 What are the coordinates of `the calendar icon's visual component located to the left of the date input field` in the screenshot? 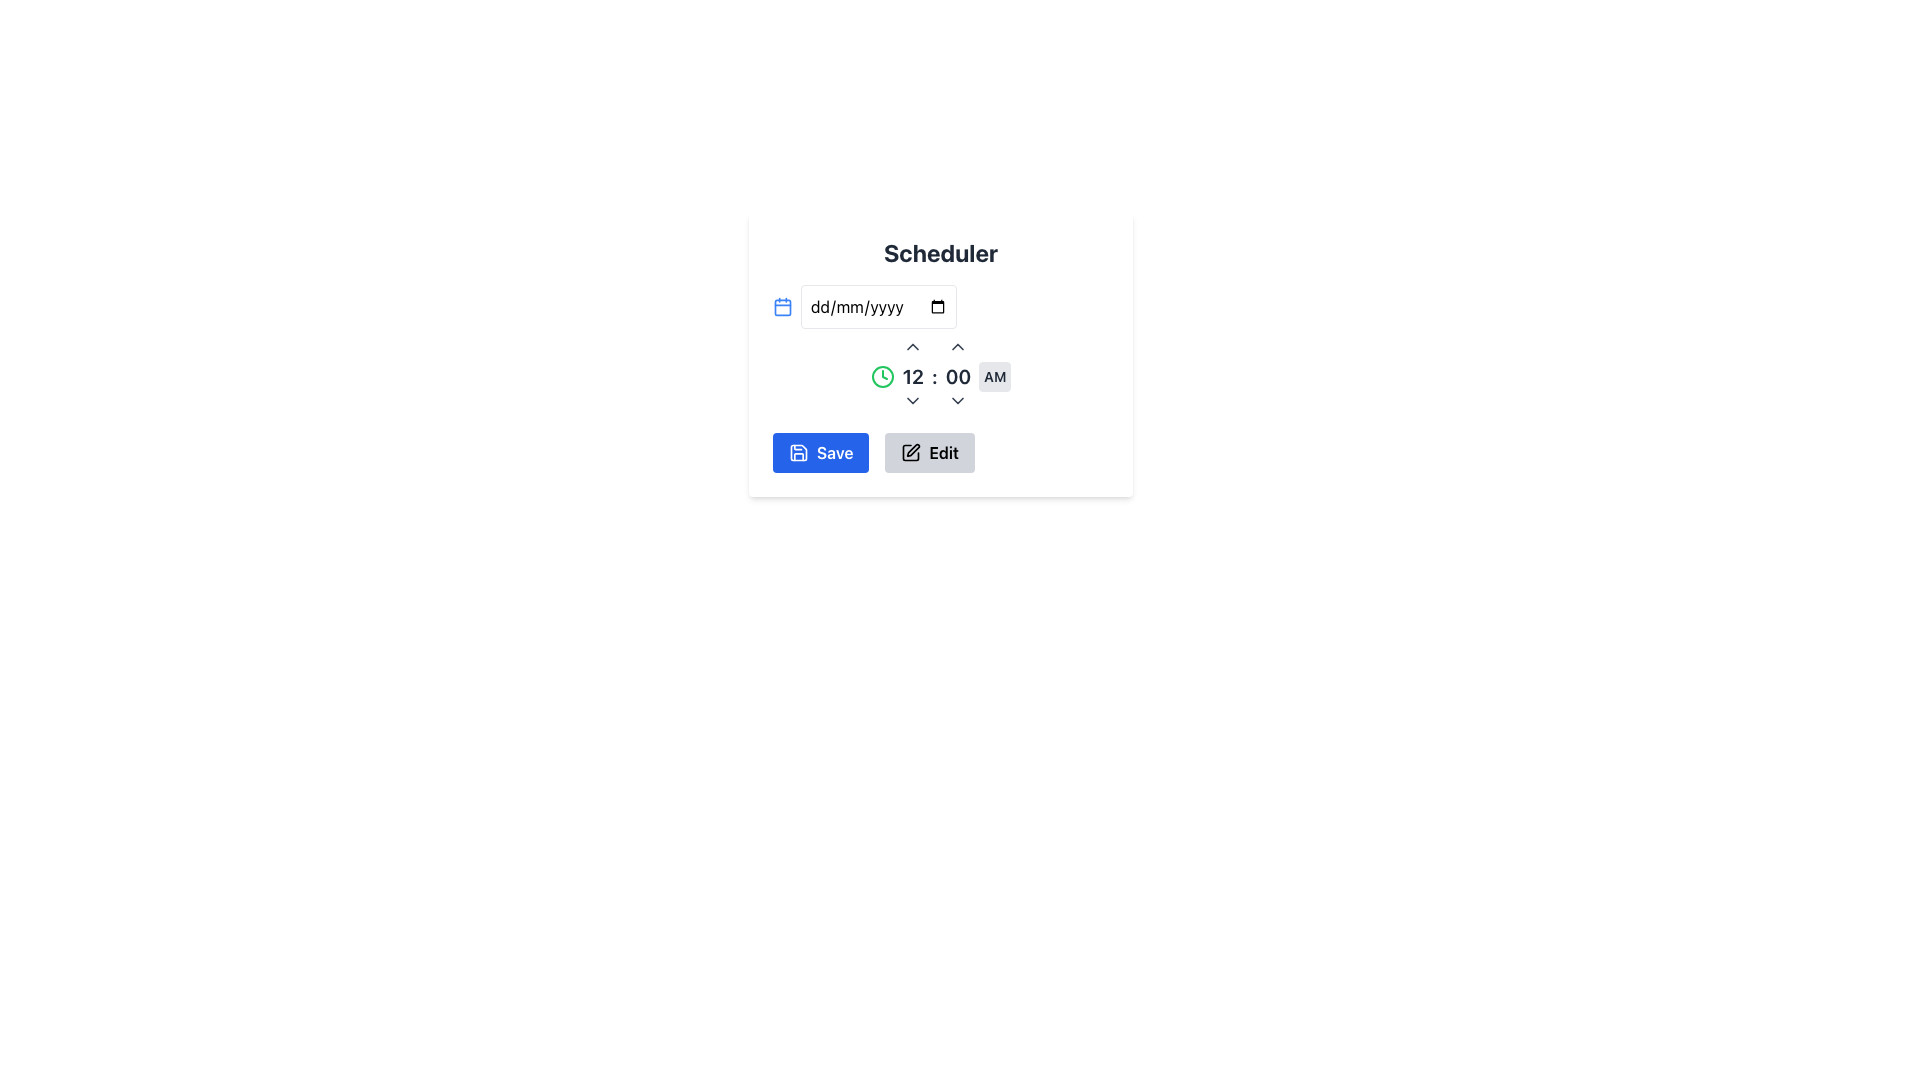 It's located at (781, 307).